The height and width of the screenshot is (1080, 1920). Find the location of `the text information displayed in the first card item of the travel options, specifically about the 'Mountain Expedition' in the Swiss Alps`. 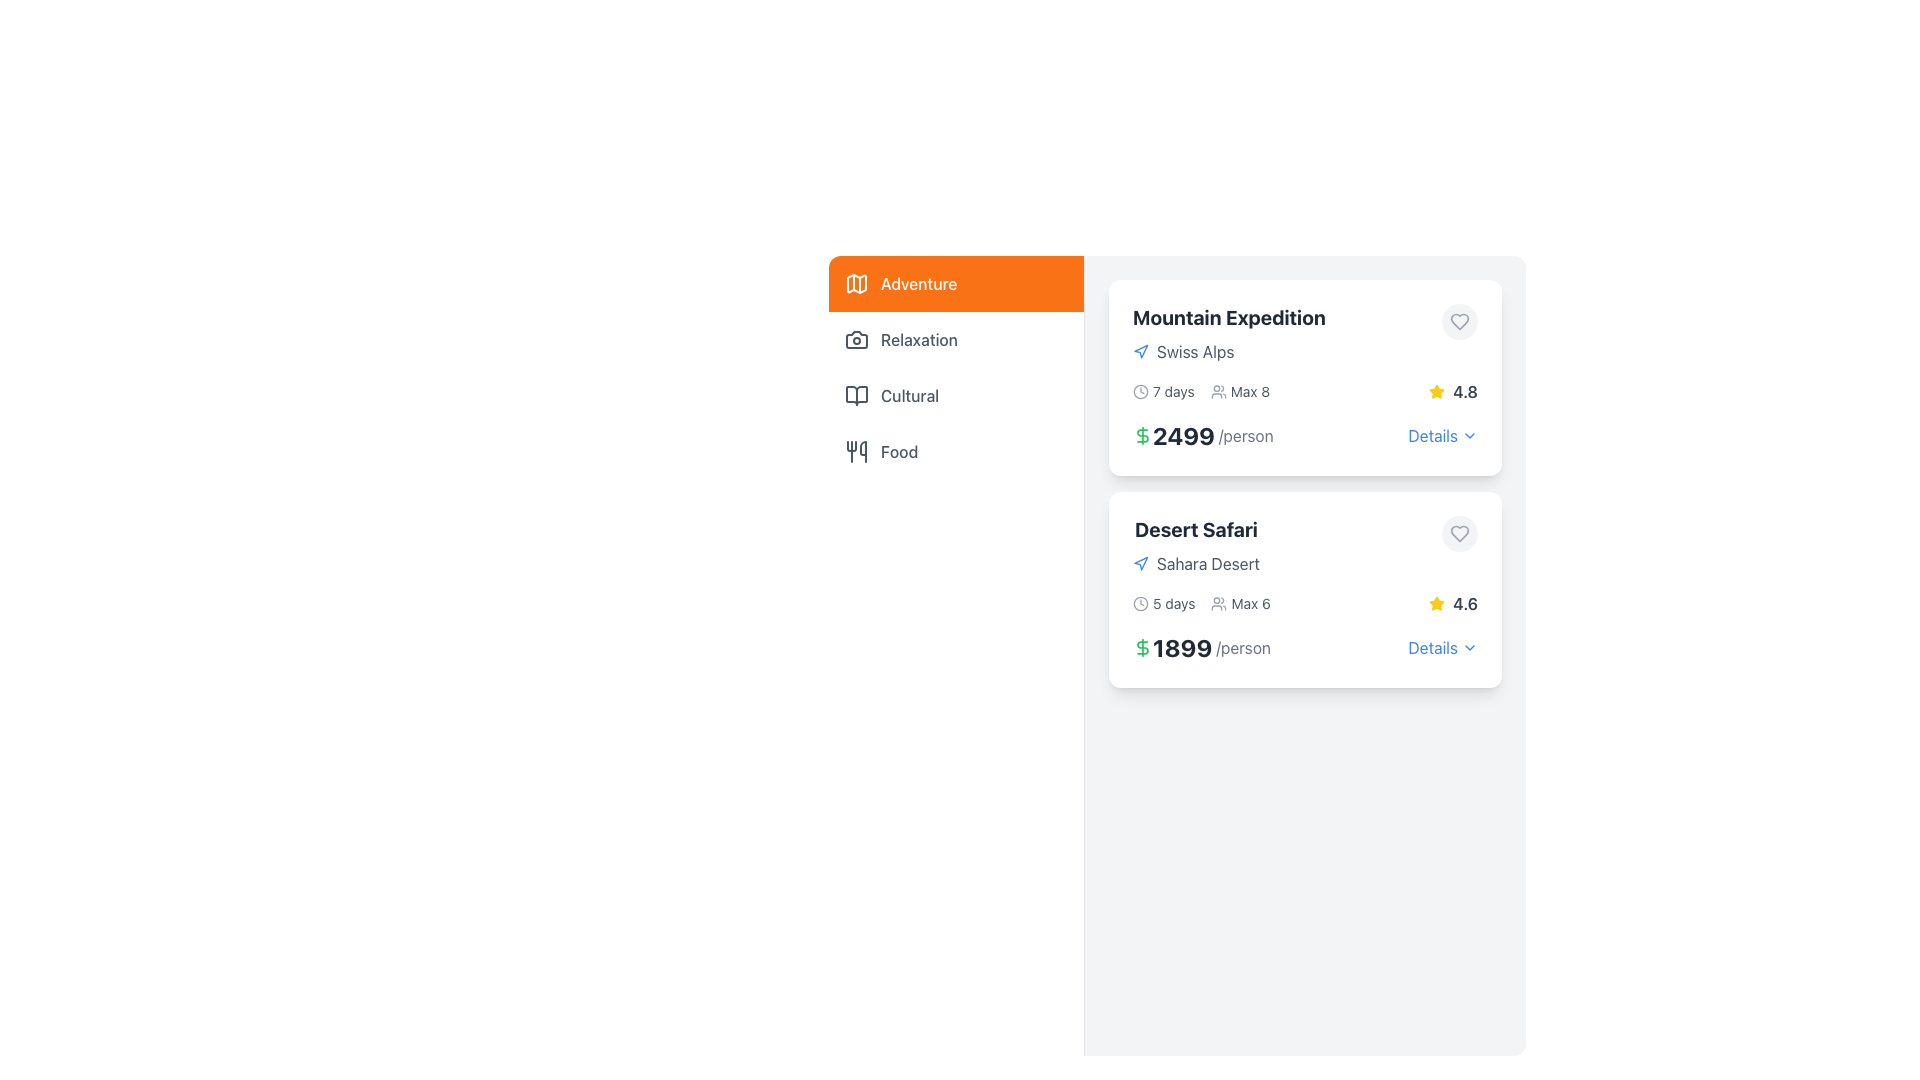

the text information displayed in the first card item of the travel options, specifically about the 'Mountain Expedition' in the Swiss Alps is located at coordinates (1305, 333).